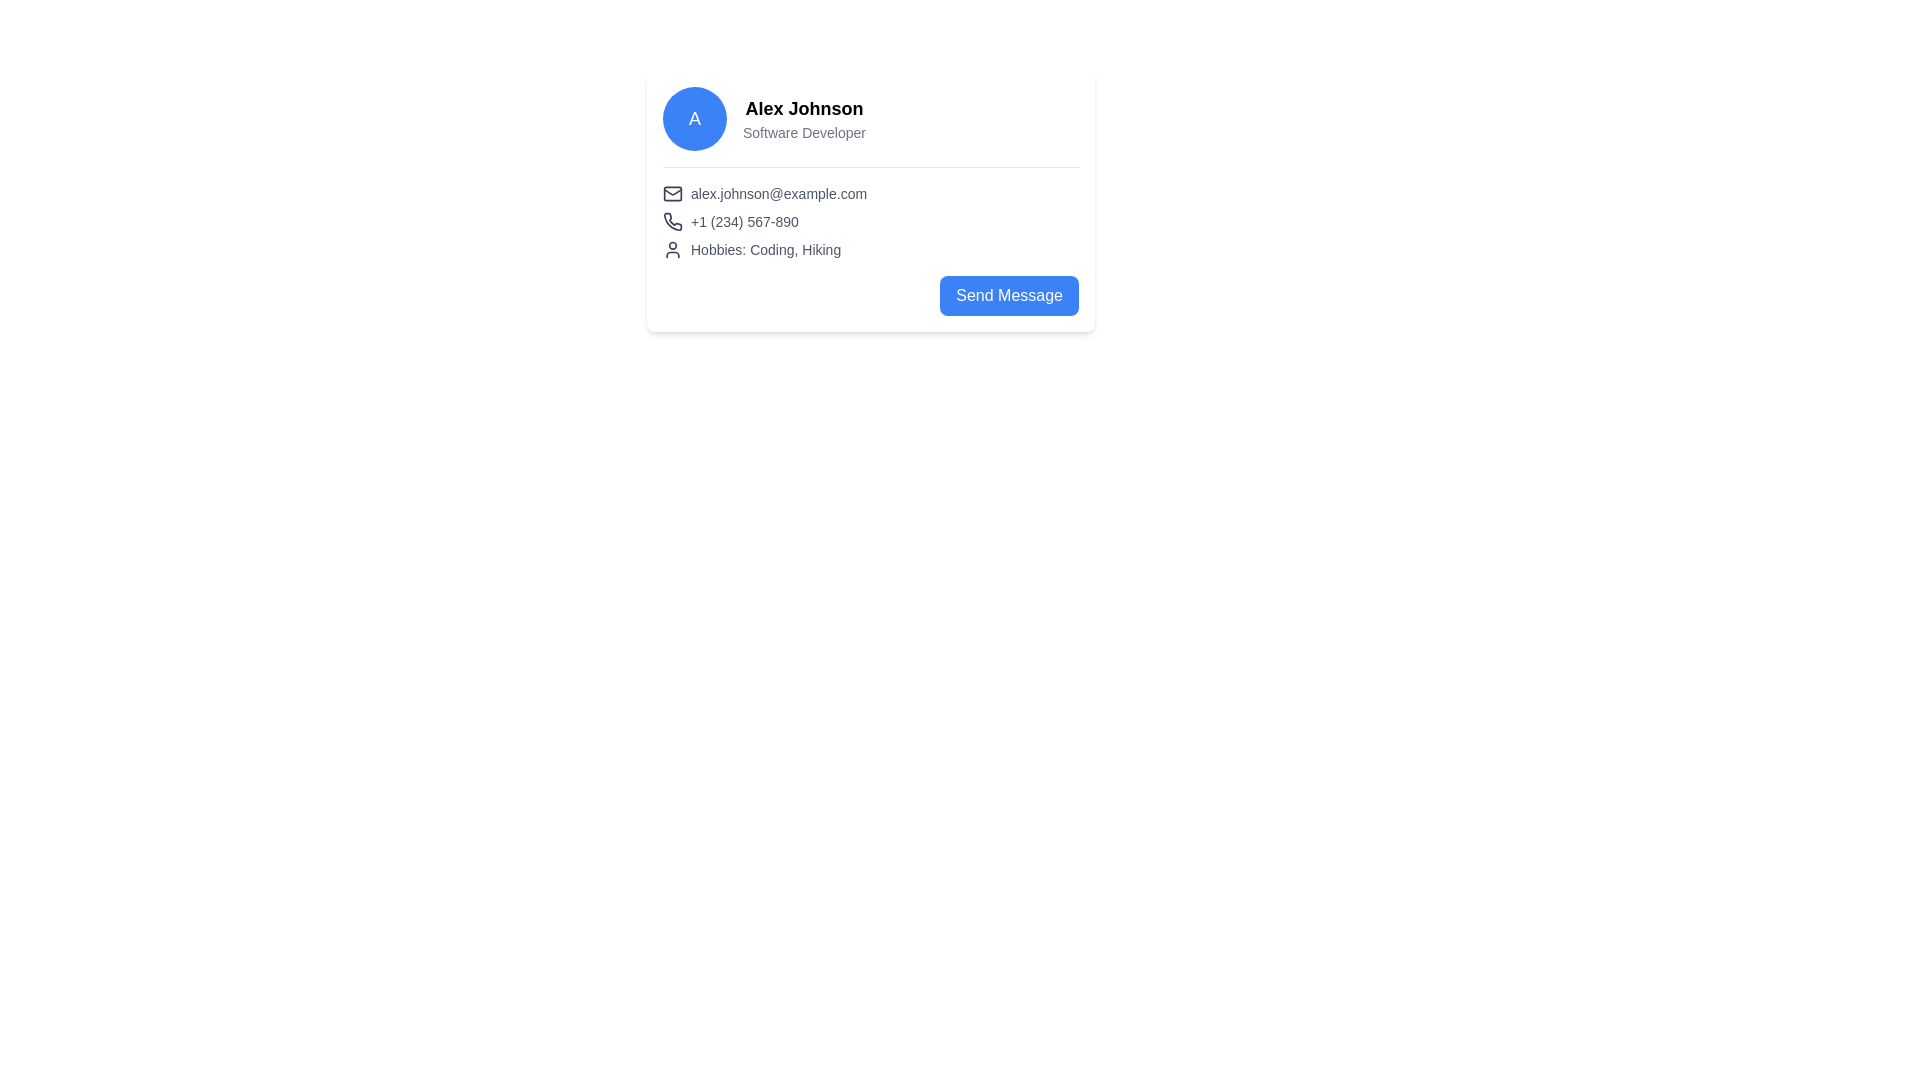 This screenshot has width=1920, height=1080. I want to click on the Text Label that represents the user's name, located to the right of the blue circular avatar labeled 'A' and above the subtitle 'Software Developer', so click(804, 108).